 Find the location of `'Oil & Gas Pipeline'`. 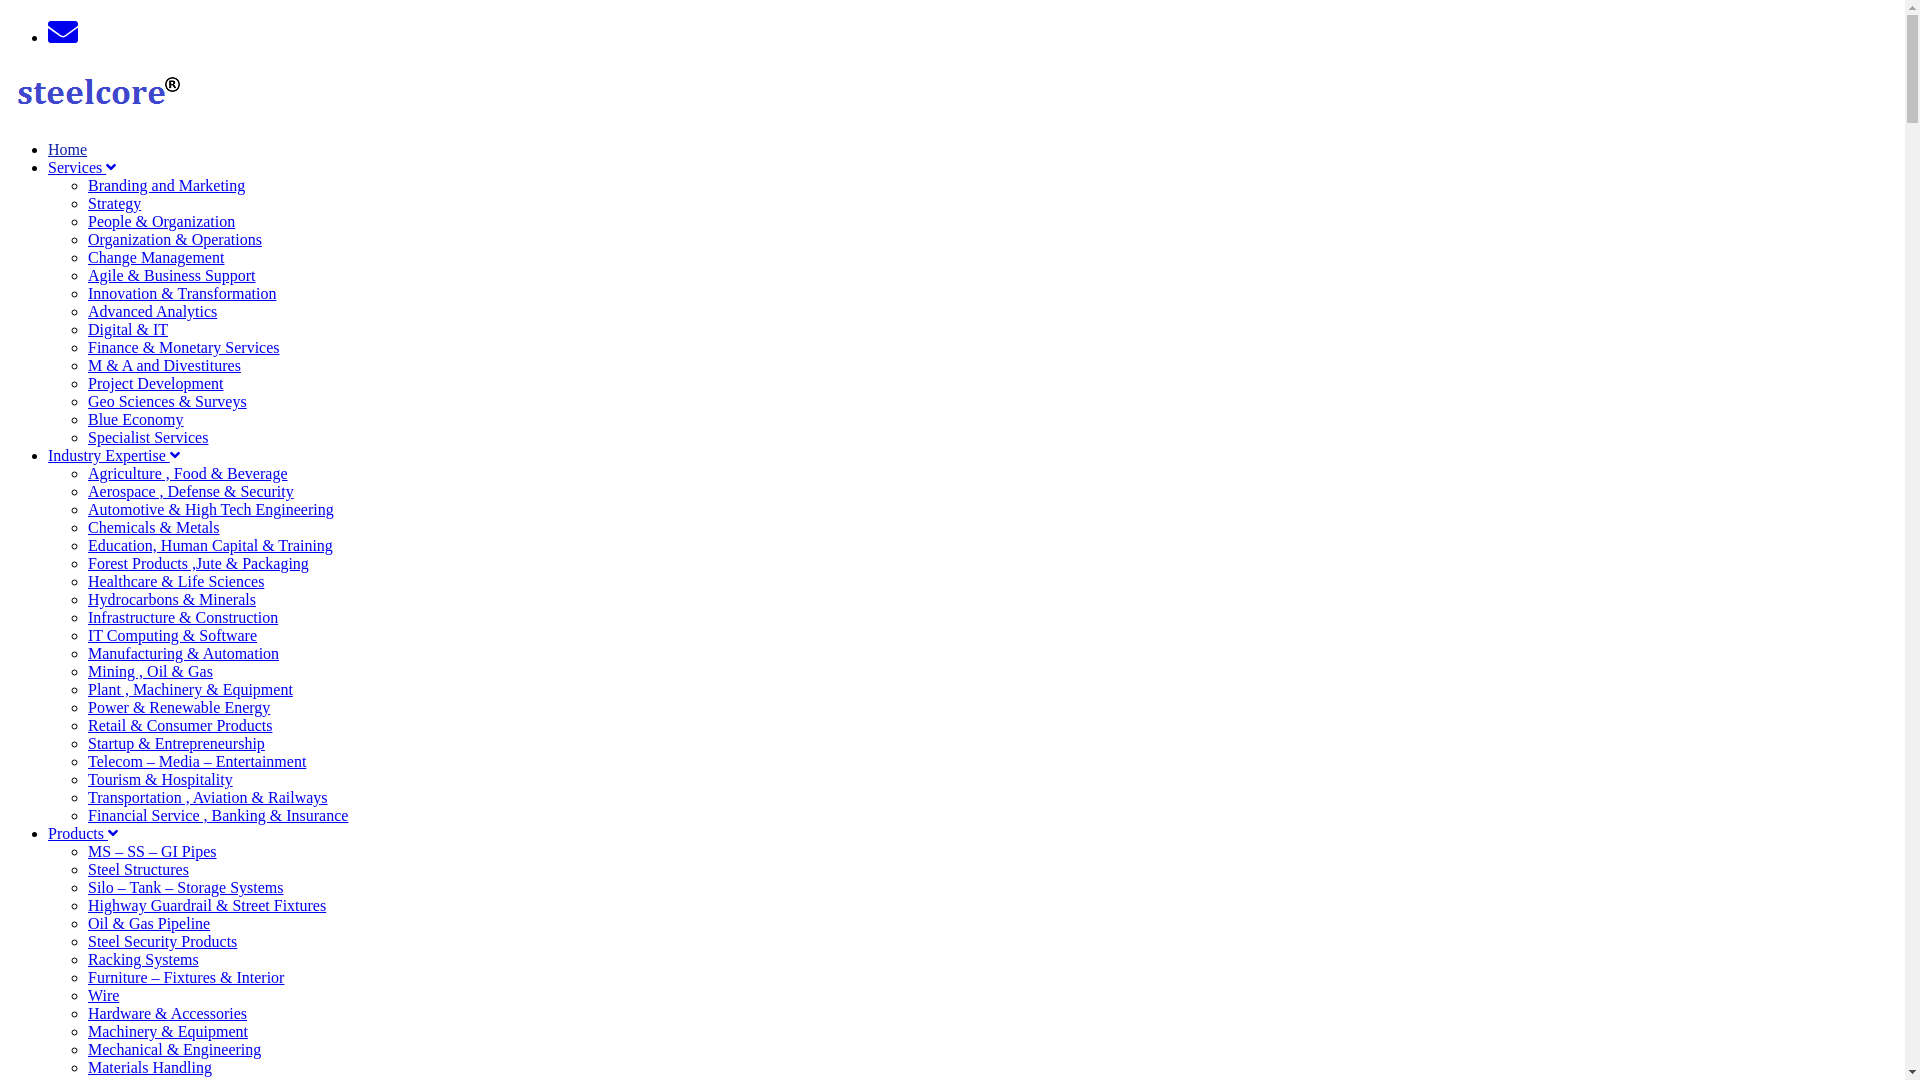

'Oil & Gas Pipeline' is located at coordinates (147, 923).